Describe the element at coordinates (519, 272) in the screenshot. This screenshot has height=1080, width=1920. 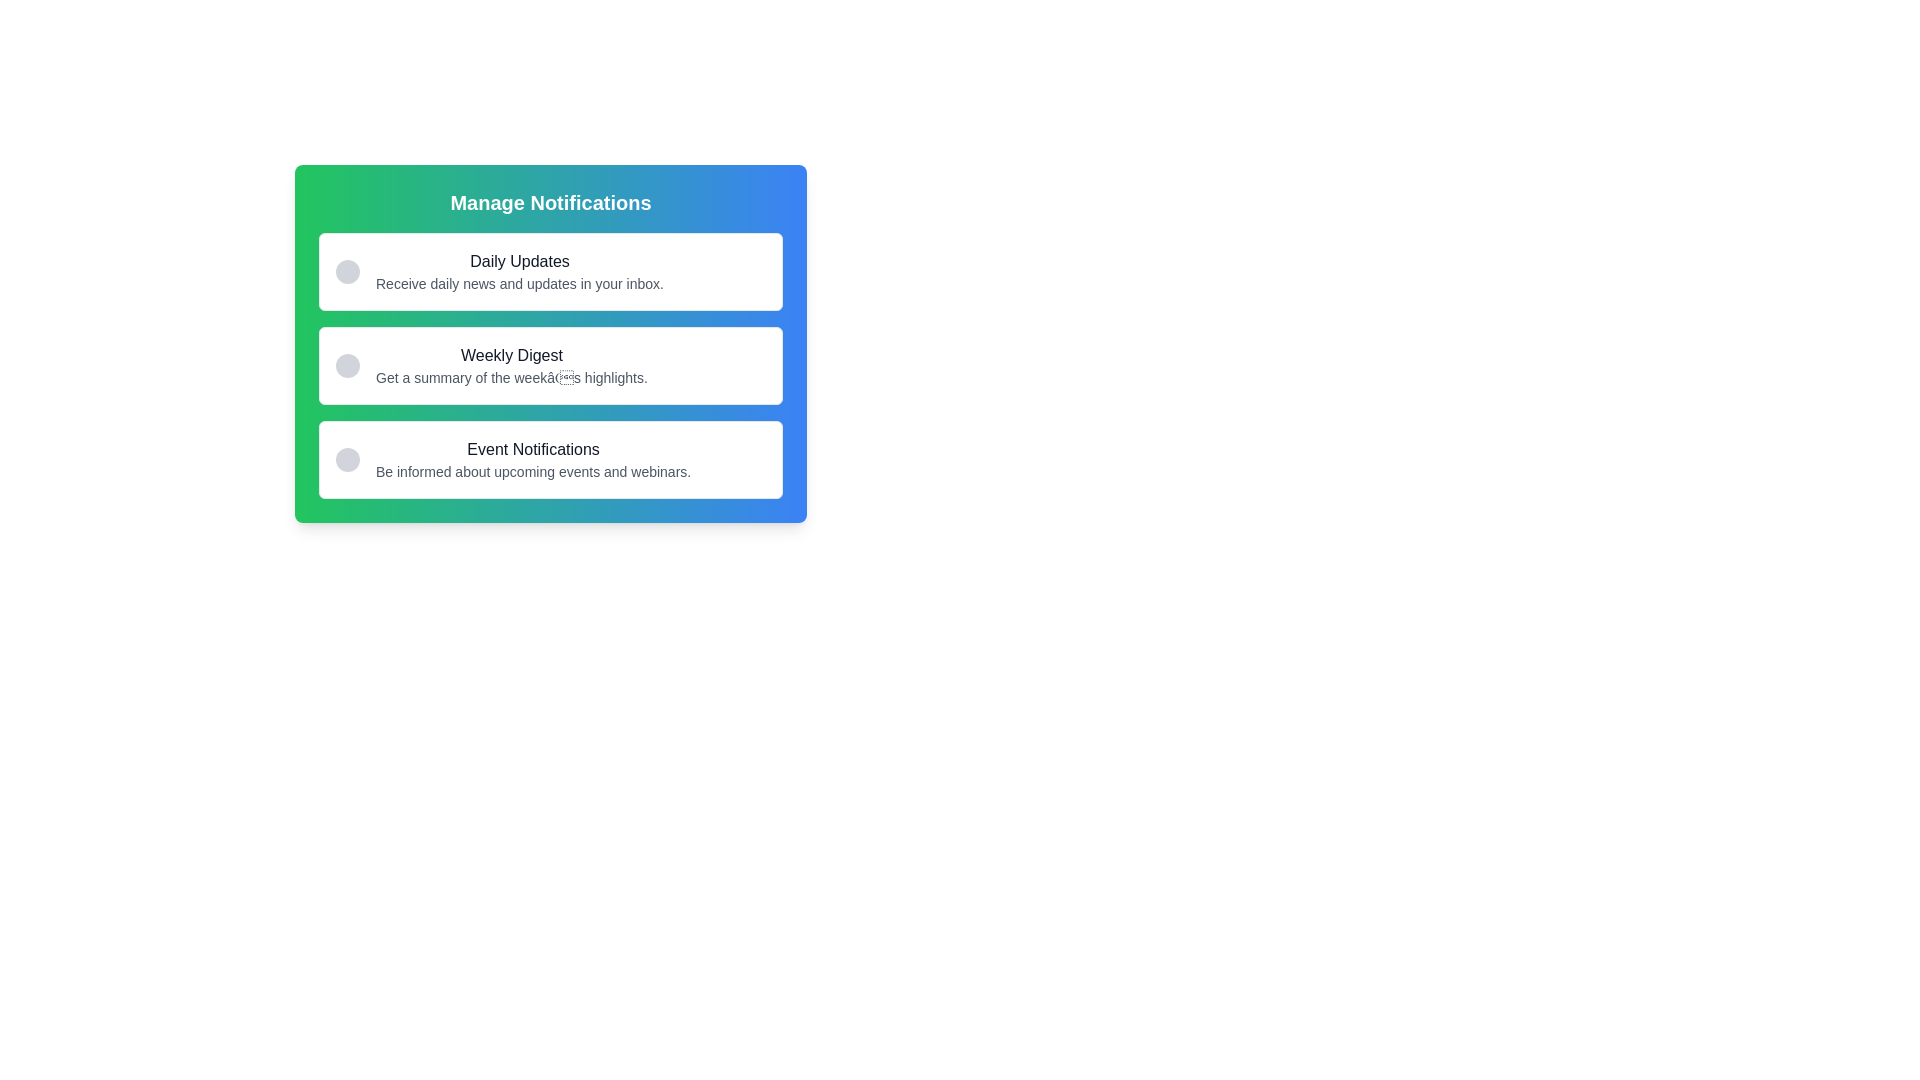
I see `the 'Daily Updates' text description block, which includes 'Daily Updates' and 'Receive daily news and updates in your inbox.'` at that location.